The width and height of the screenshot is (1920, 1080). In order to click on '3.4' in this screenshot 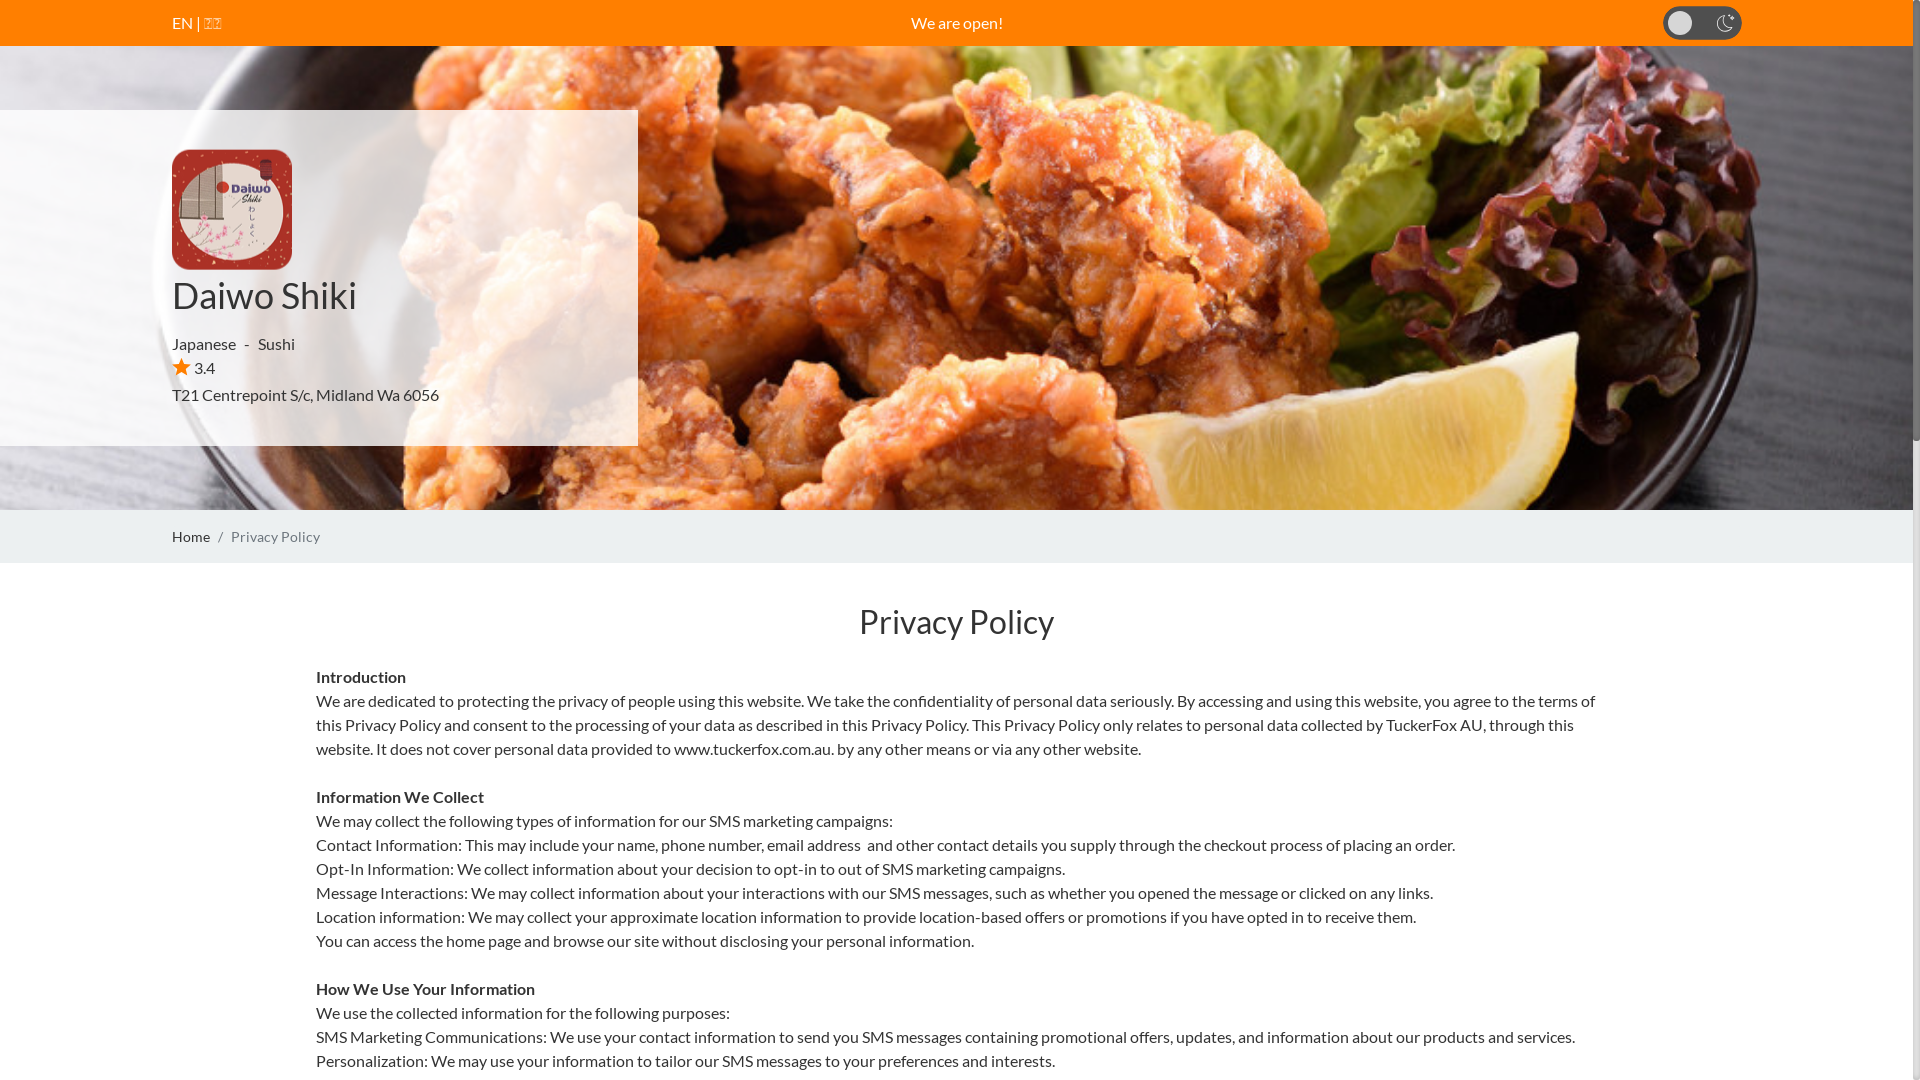, I will do `click(172, 367)`.